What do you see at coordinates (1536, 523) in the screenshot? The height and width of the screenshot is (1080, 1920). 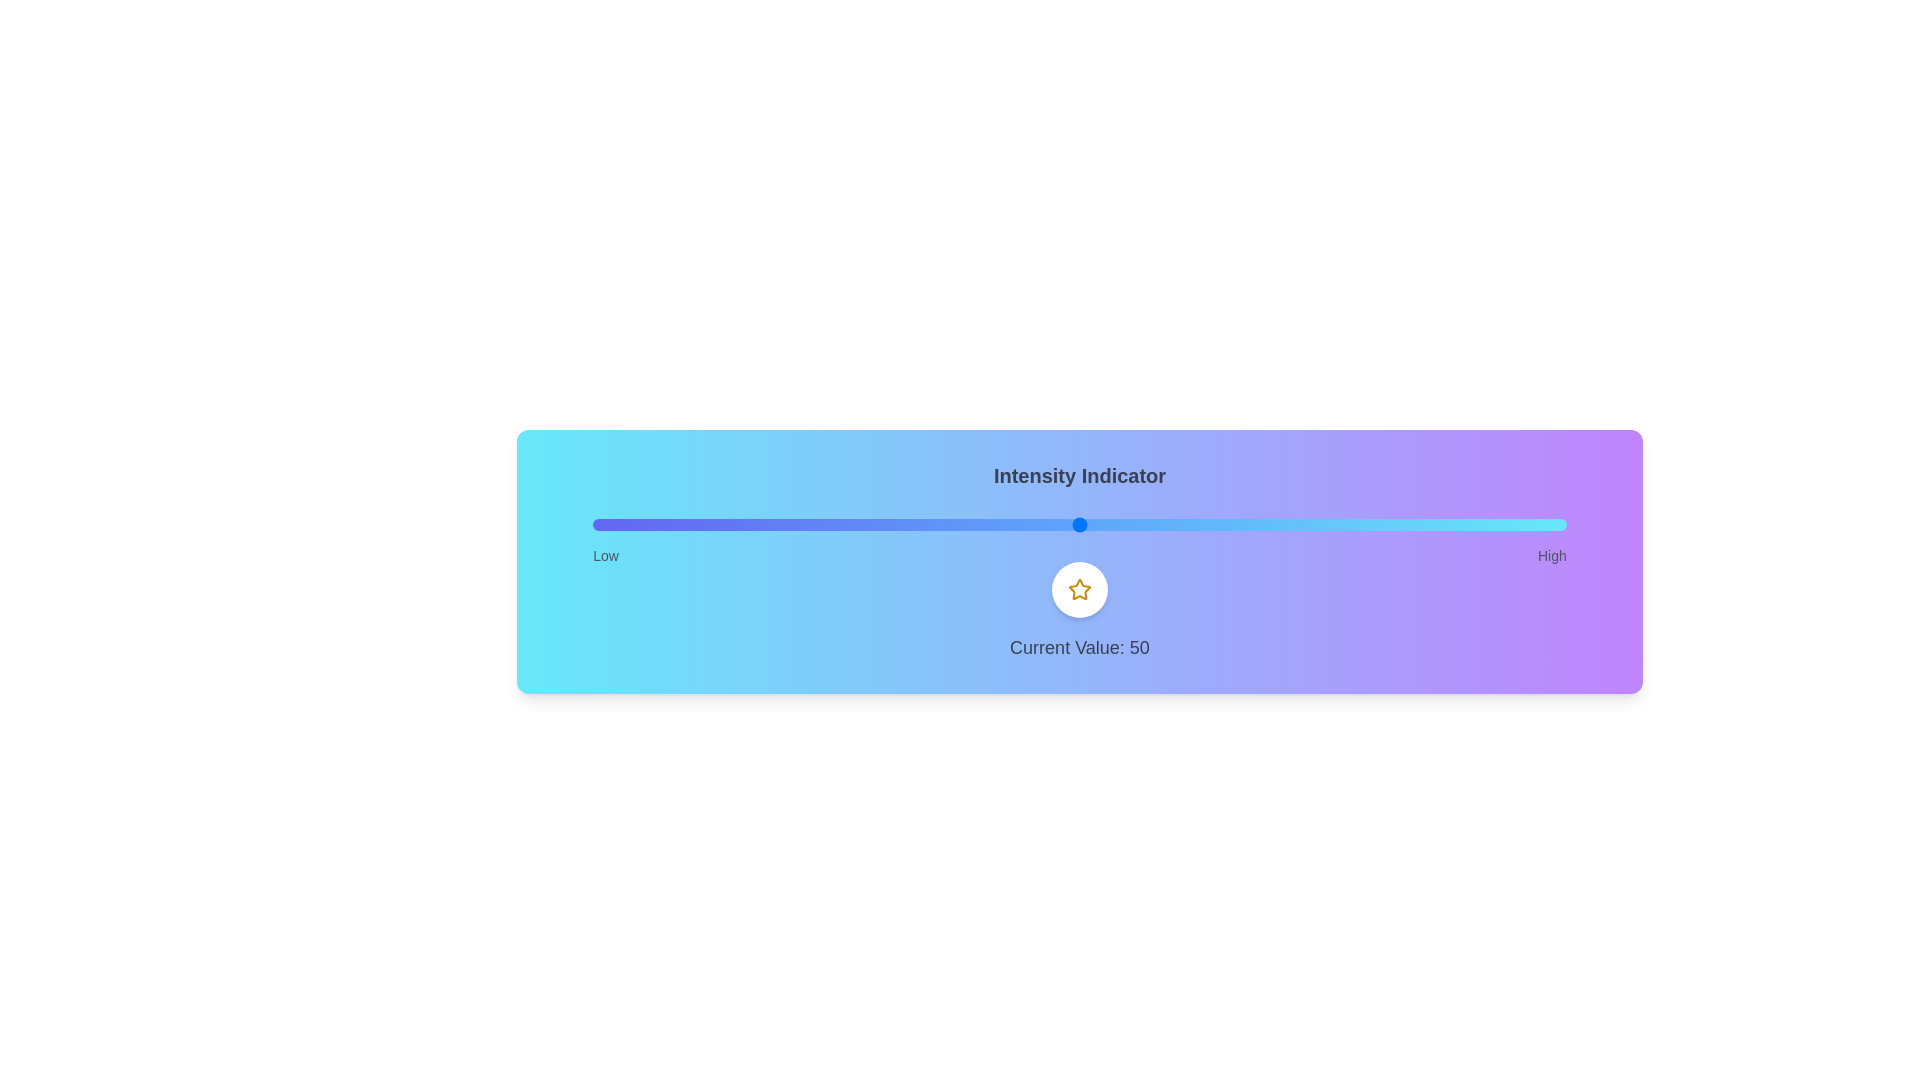 I see `the slider to a specific value, 97, to observe the icon's behavior` at bounding box center [1536, 523].